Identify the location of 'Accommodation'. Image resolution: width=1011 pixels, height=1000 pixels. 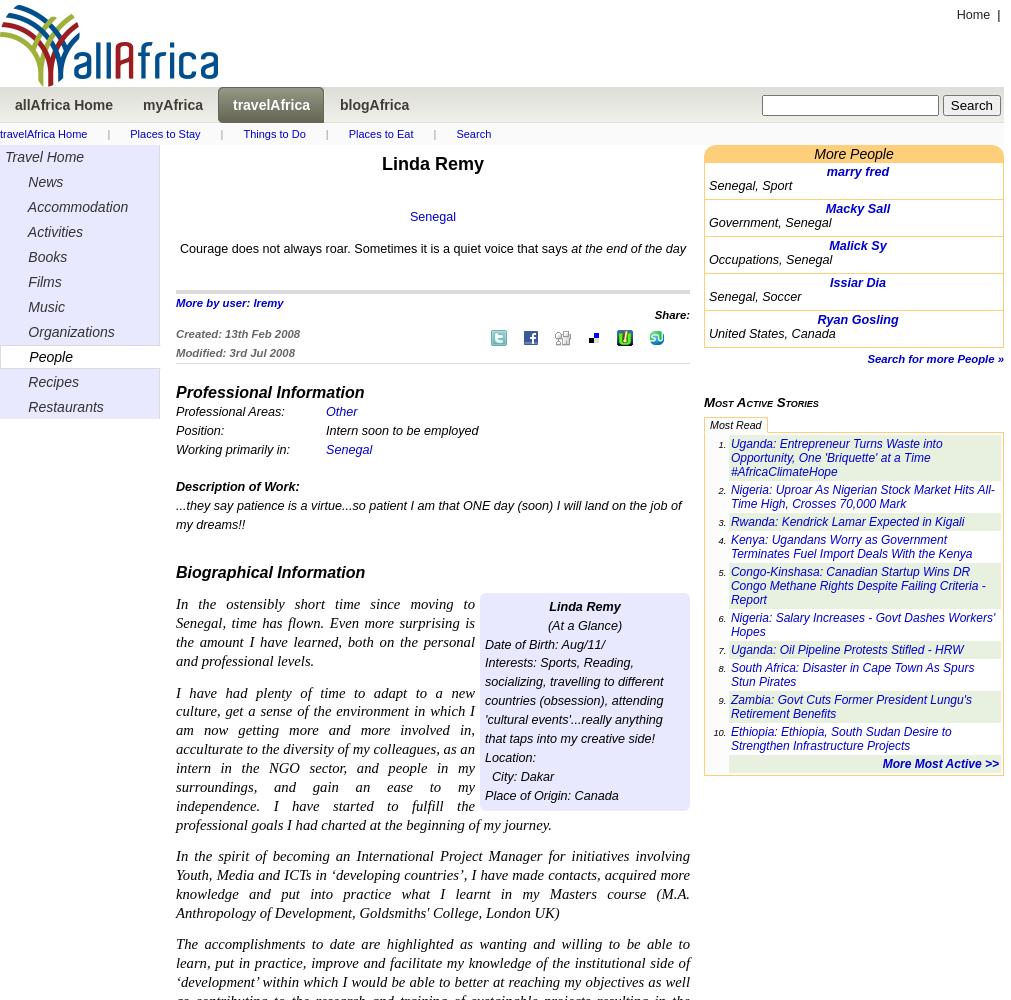
(3, 206).